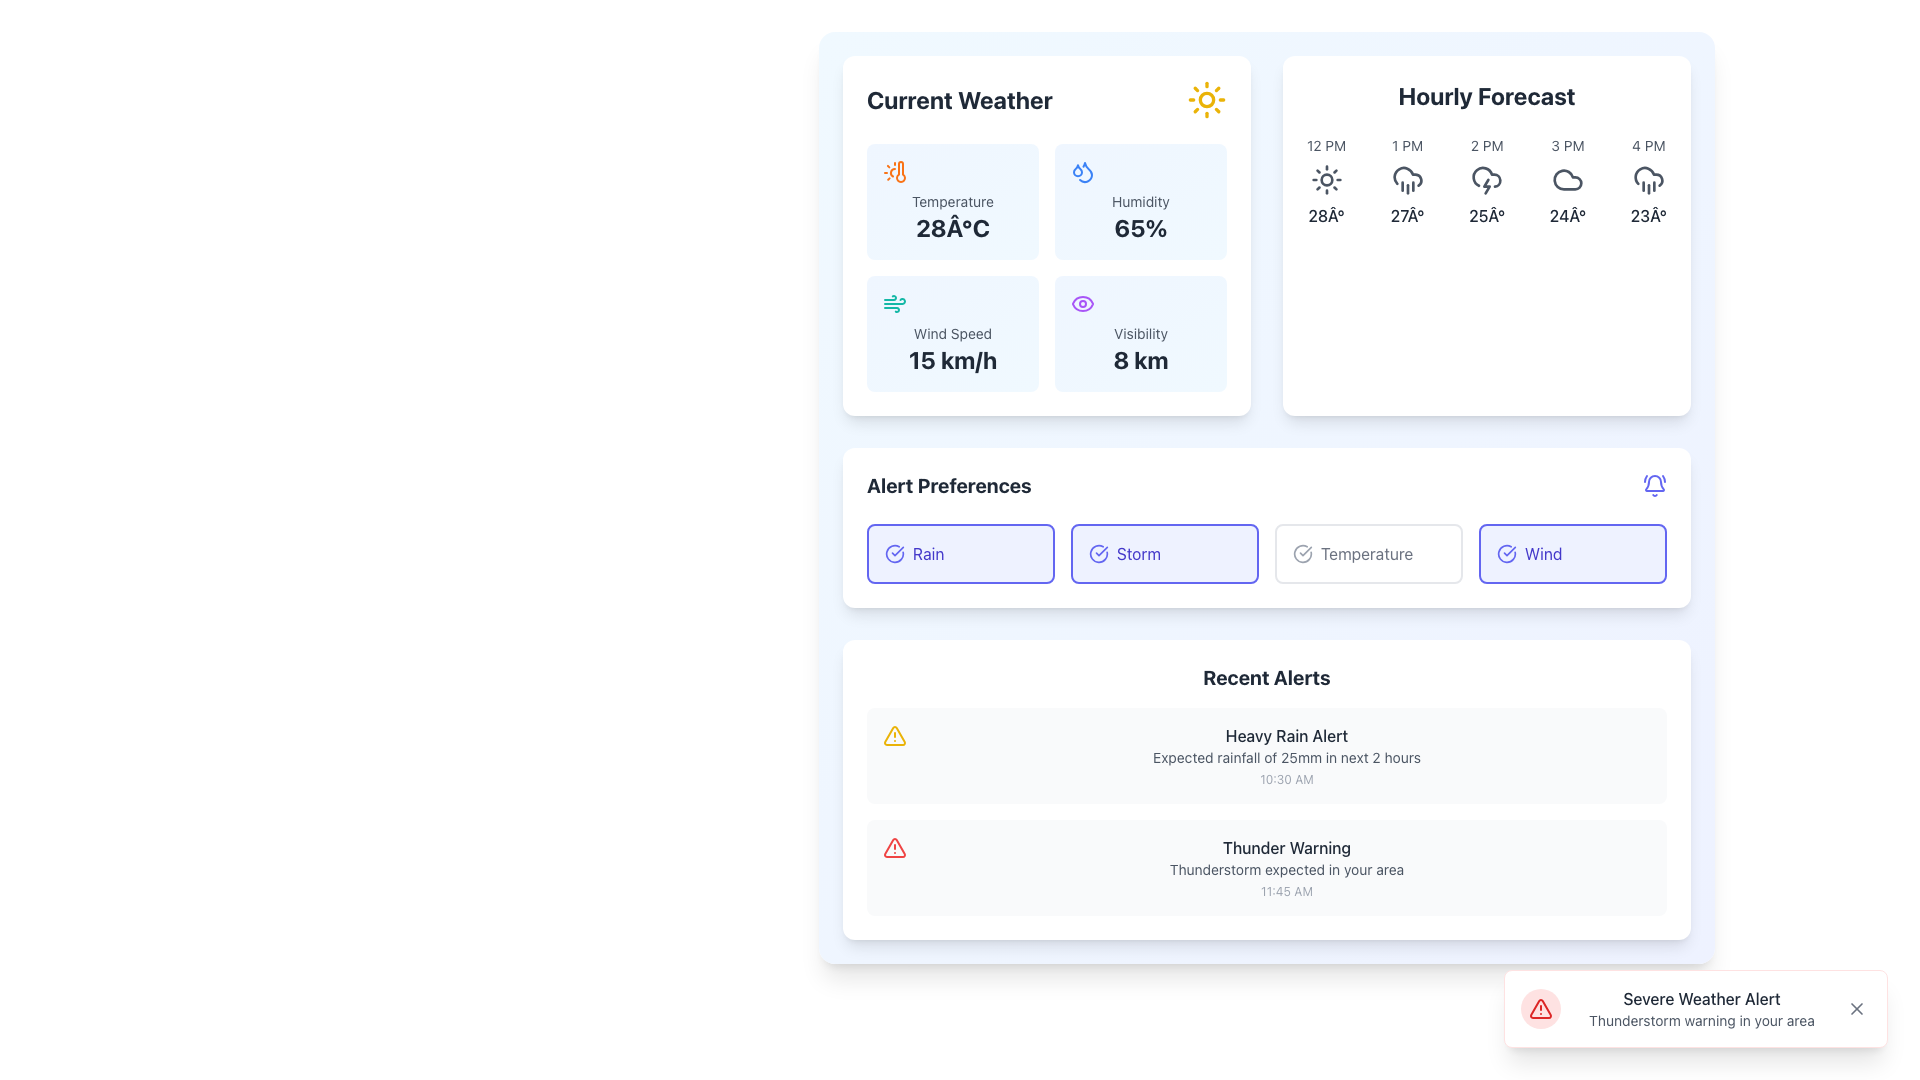 This screenshot has width=1920, height=1080. I want to click on the text display element showing '65%' in the Current Weather section beneath the label 'Humidity', so click(1141, 226).